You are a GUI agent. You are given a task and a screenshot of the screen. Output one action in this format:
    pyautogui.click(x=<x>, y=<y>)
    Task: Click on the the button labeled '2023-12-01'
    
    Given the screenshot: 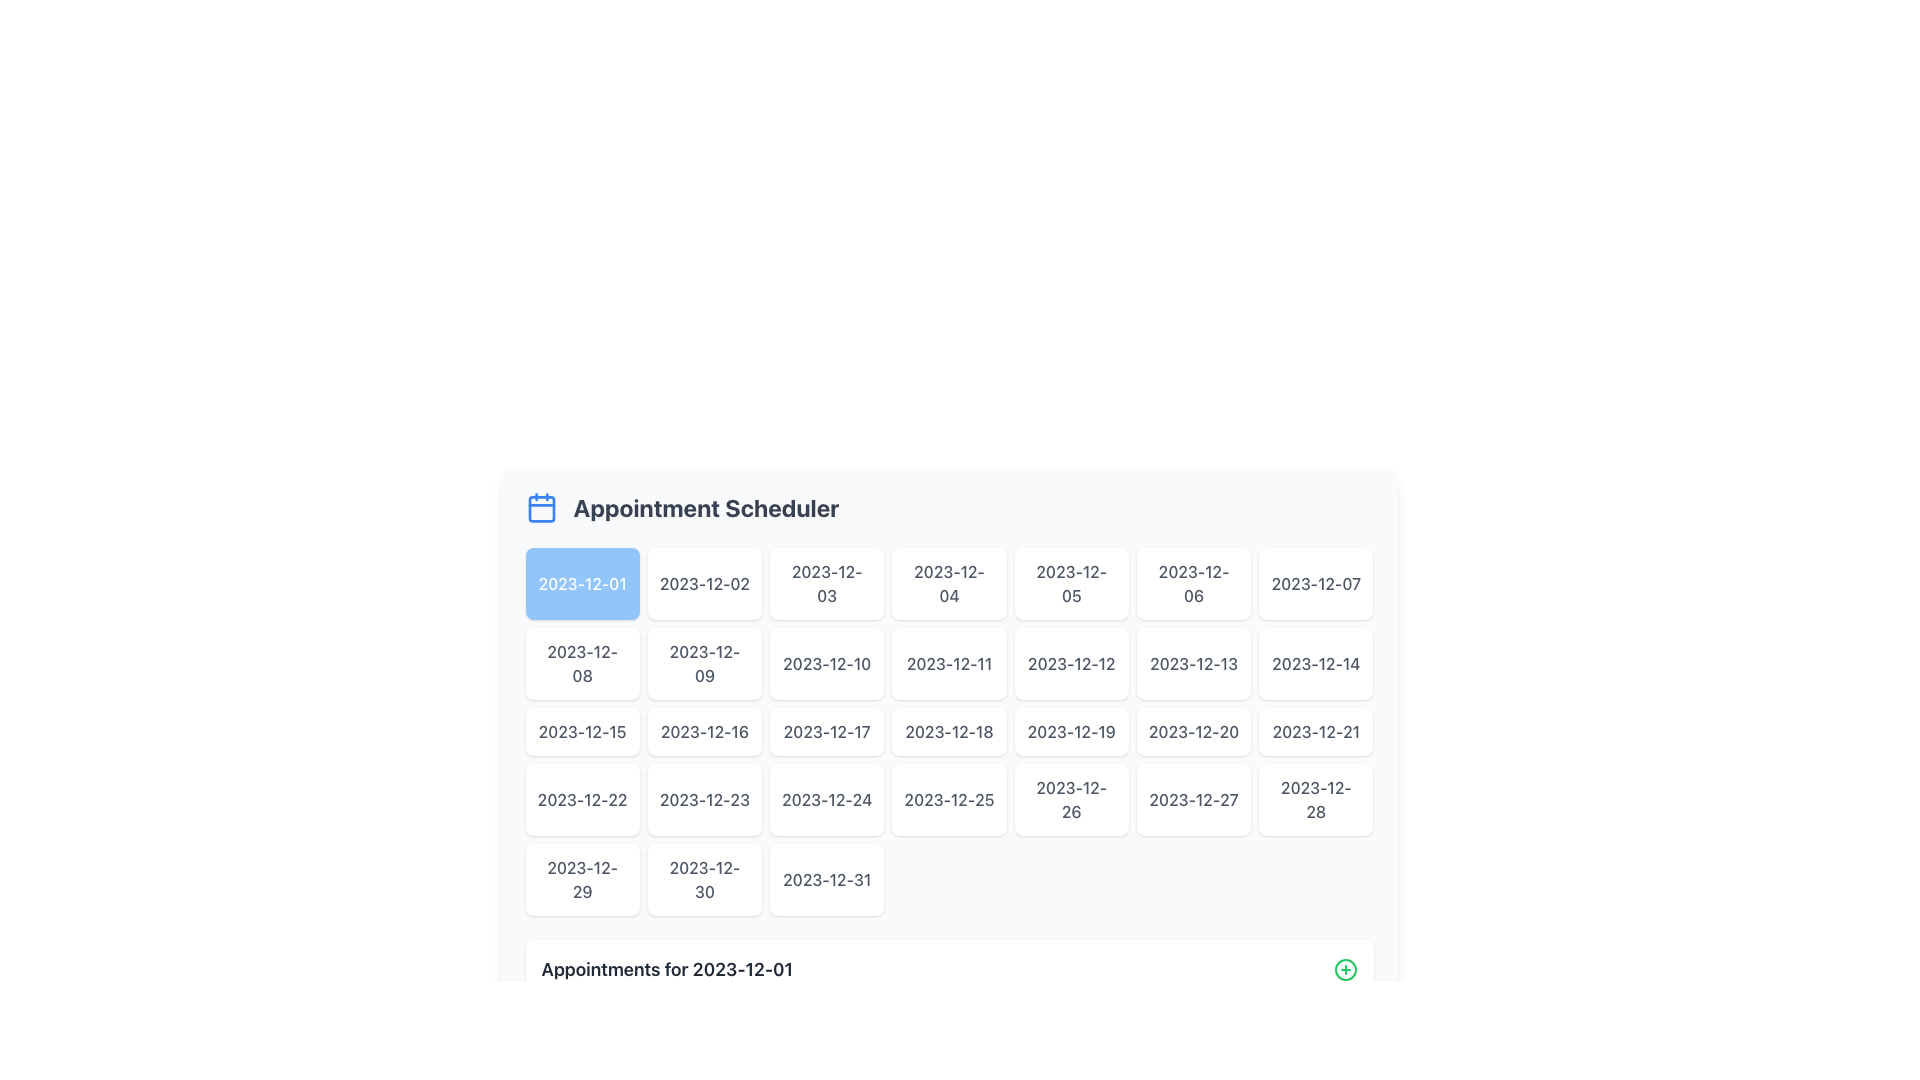 What is the action you would take?
    pyautogui.click(x=581, y=583)
    